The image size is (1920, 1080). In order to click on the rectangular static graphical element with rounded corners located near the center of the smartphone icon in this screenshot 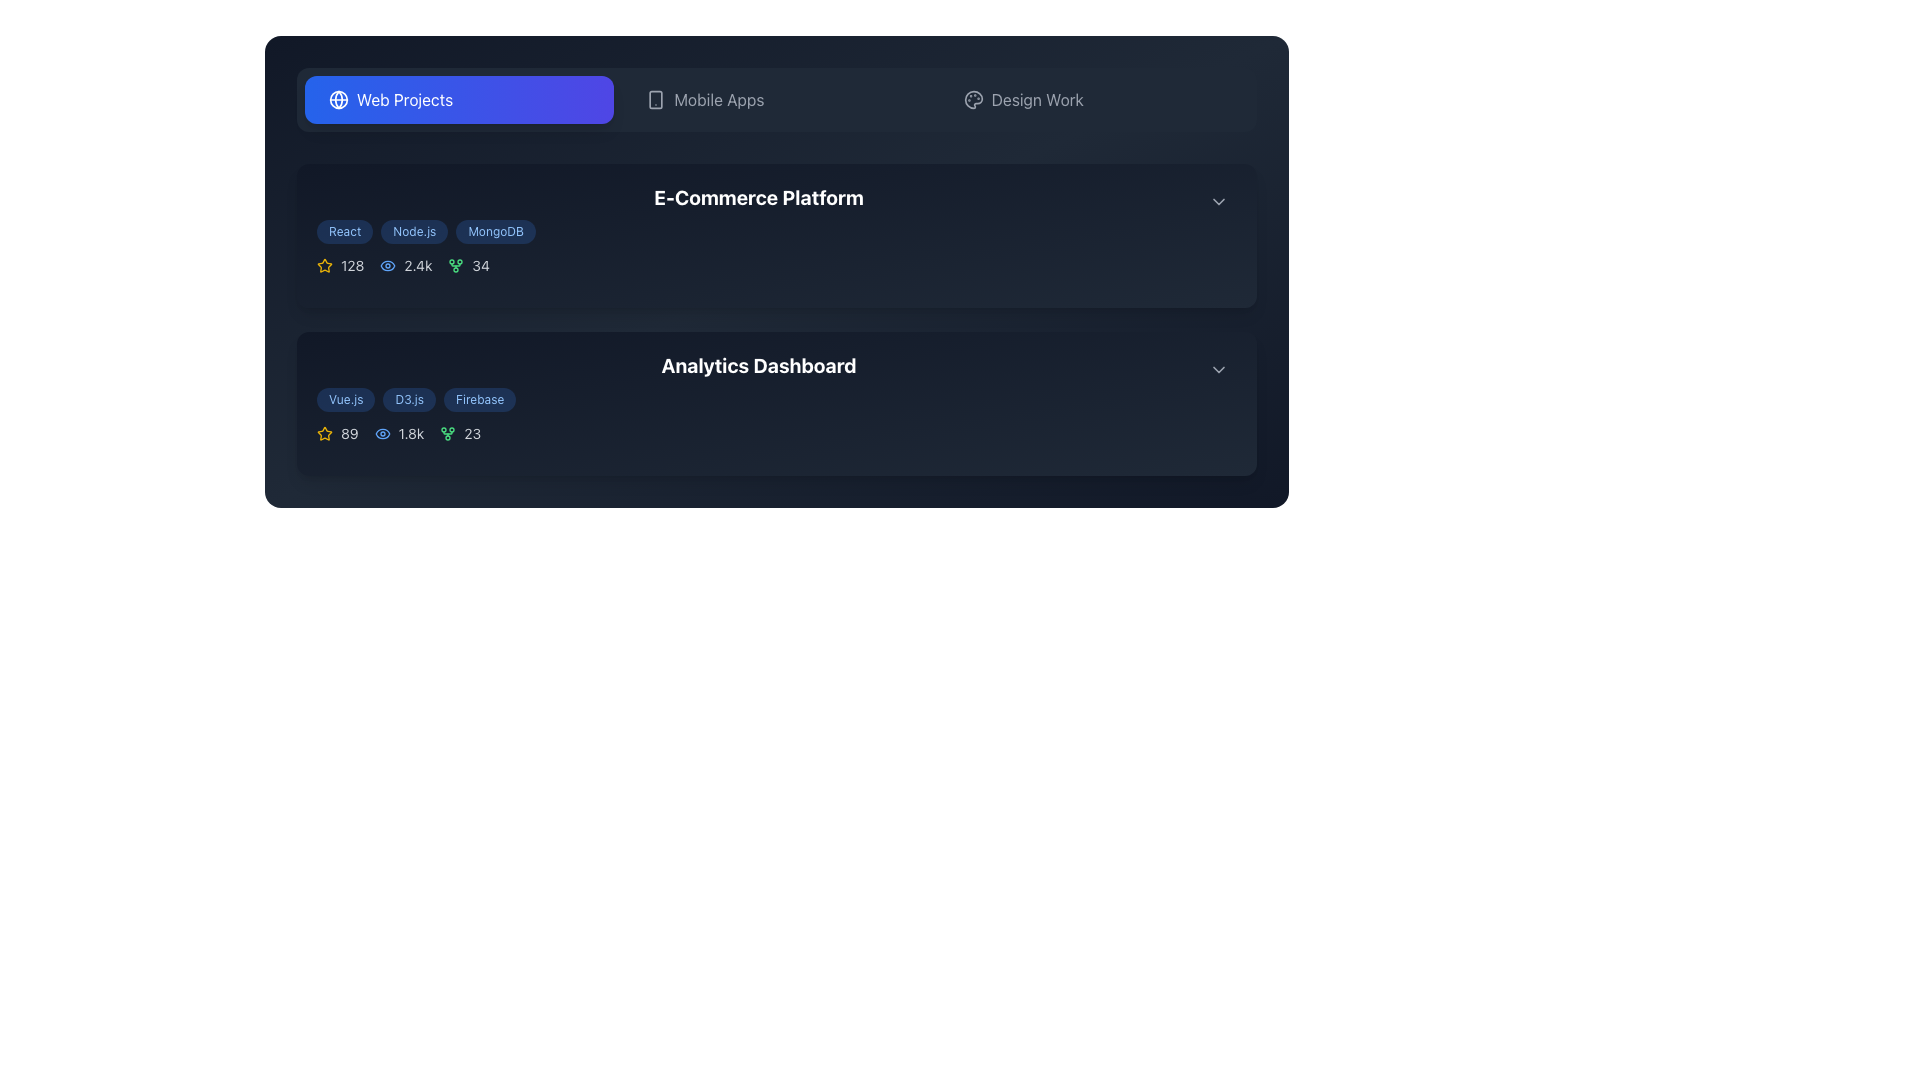, I will do `click(656, 100)`.